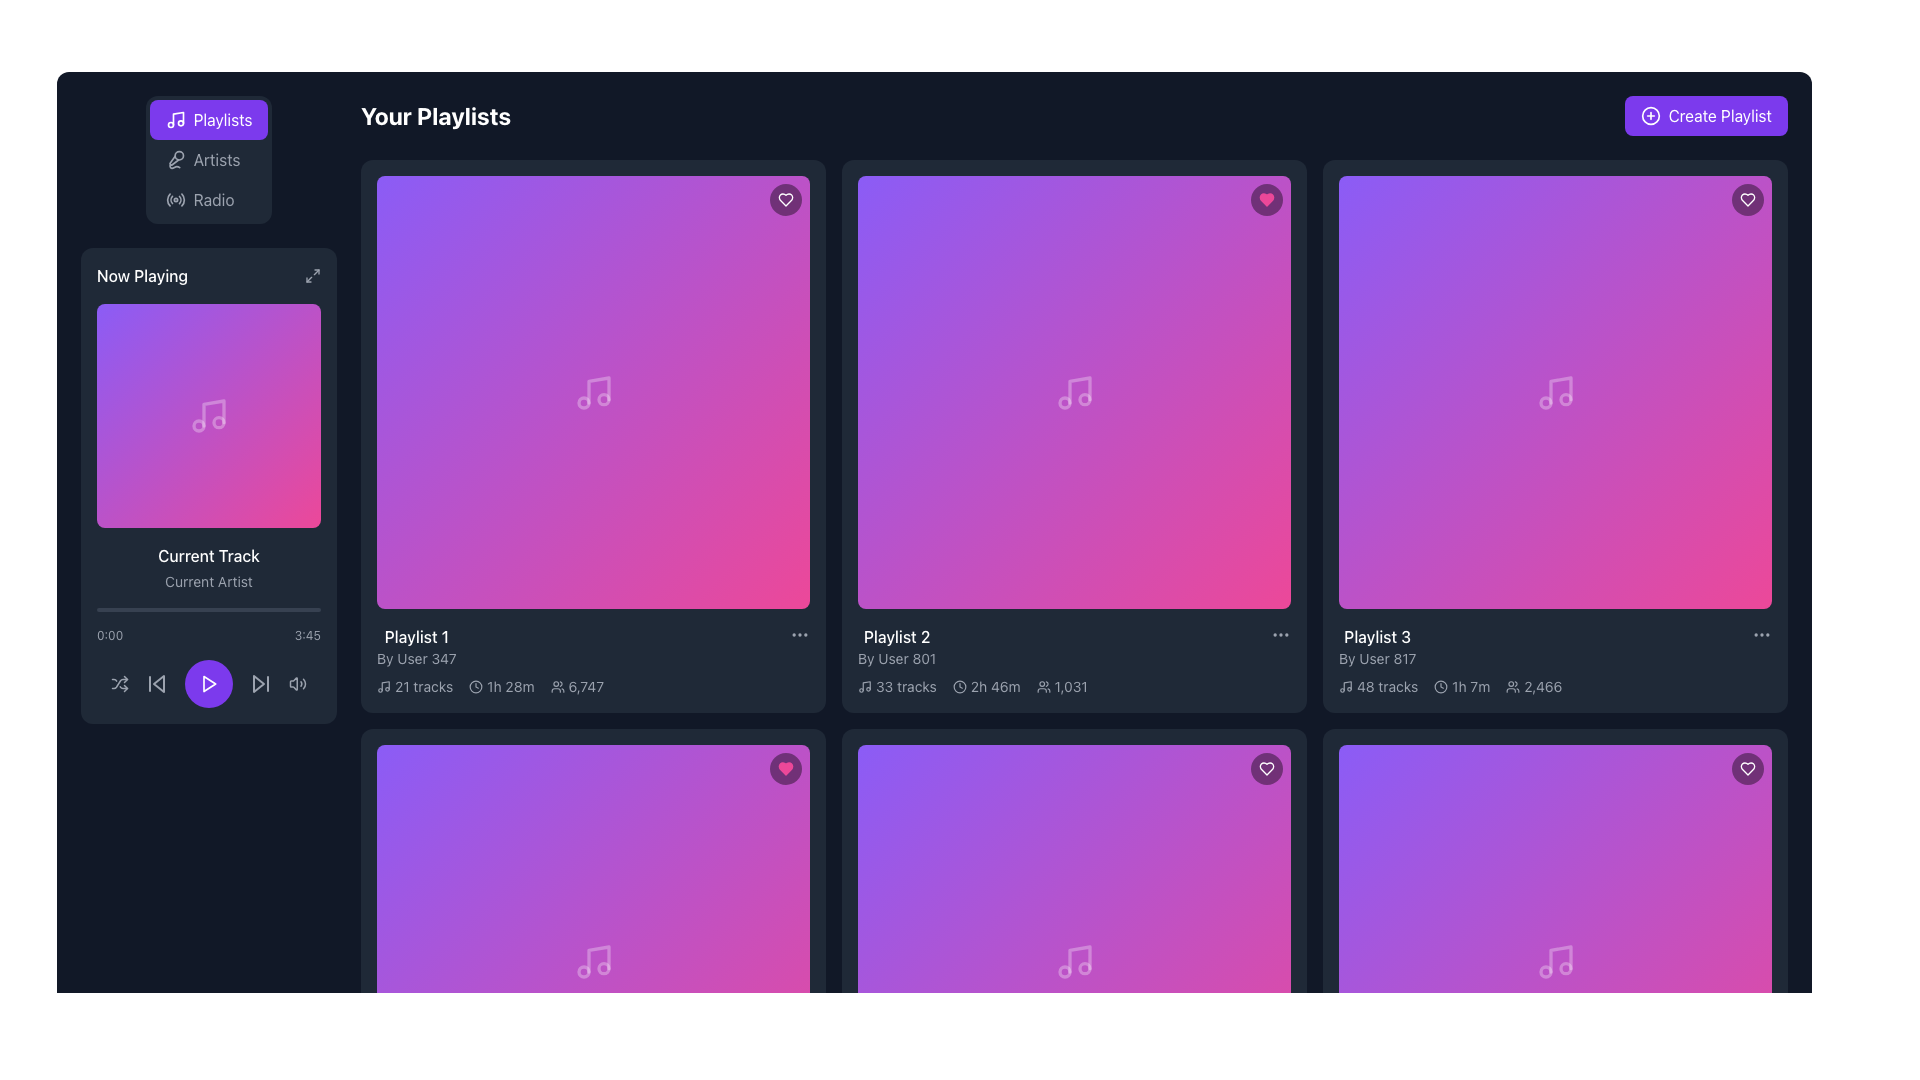  What do you see at coordinates (1746, 767) in the screenshot?
I see `the heart-shaped icon button in the top-right corner of the 'Playlist 3' card` at bounding box center [1746, 767].